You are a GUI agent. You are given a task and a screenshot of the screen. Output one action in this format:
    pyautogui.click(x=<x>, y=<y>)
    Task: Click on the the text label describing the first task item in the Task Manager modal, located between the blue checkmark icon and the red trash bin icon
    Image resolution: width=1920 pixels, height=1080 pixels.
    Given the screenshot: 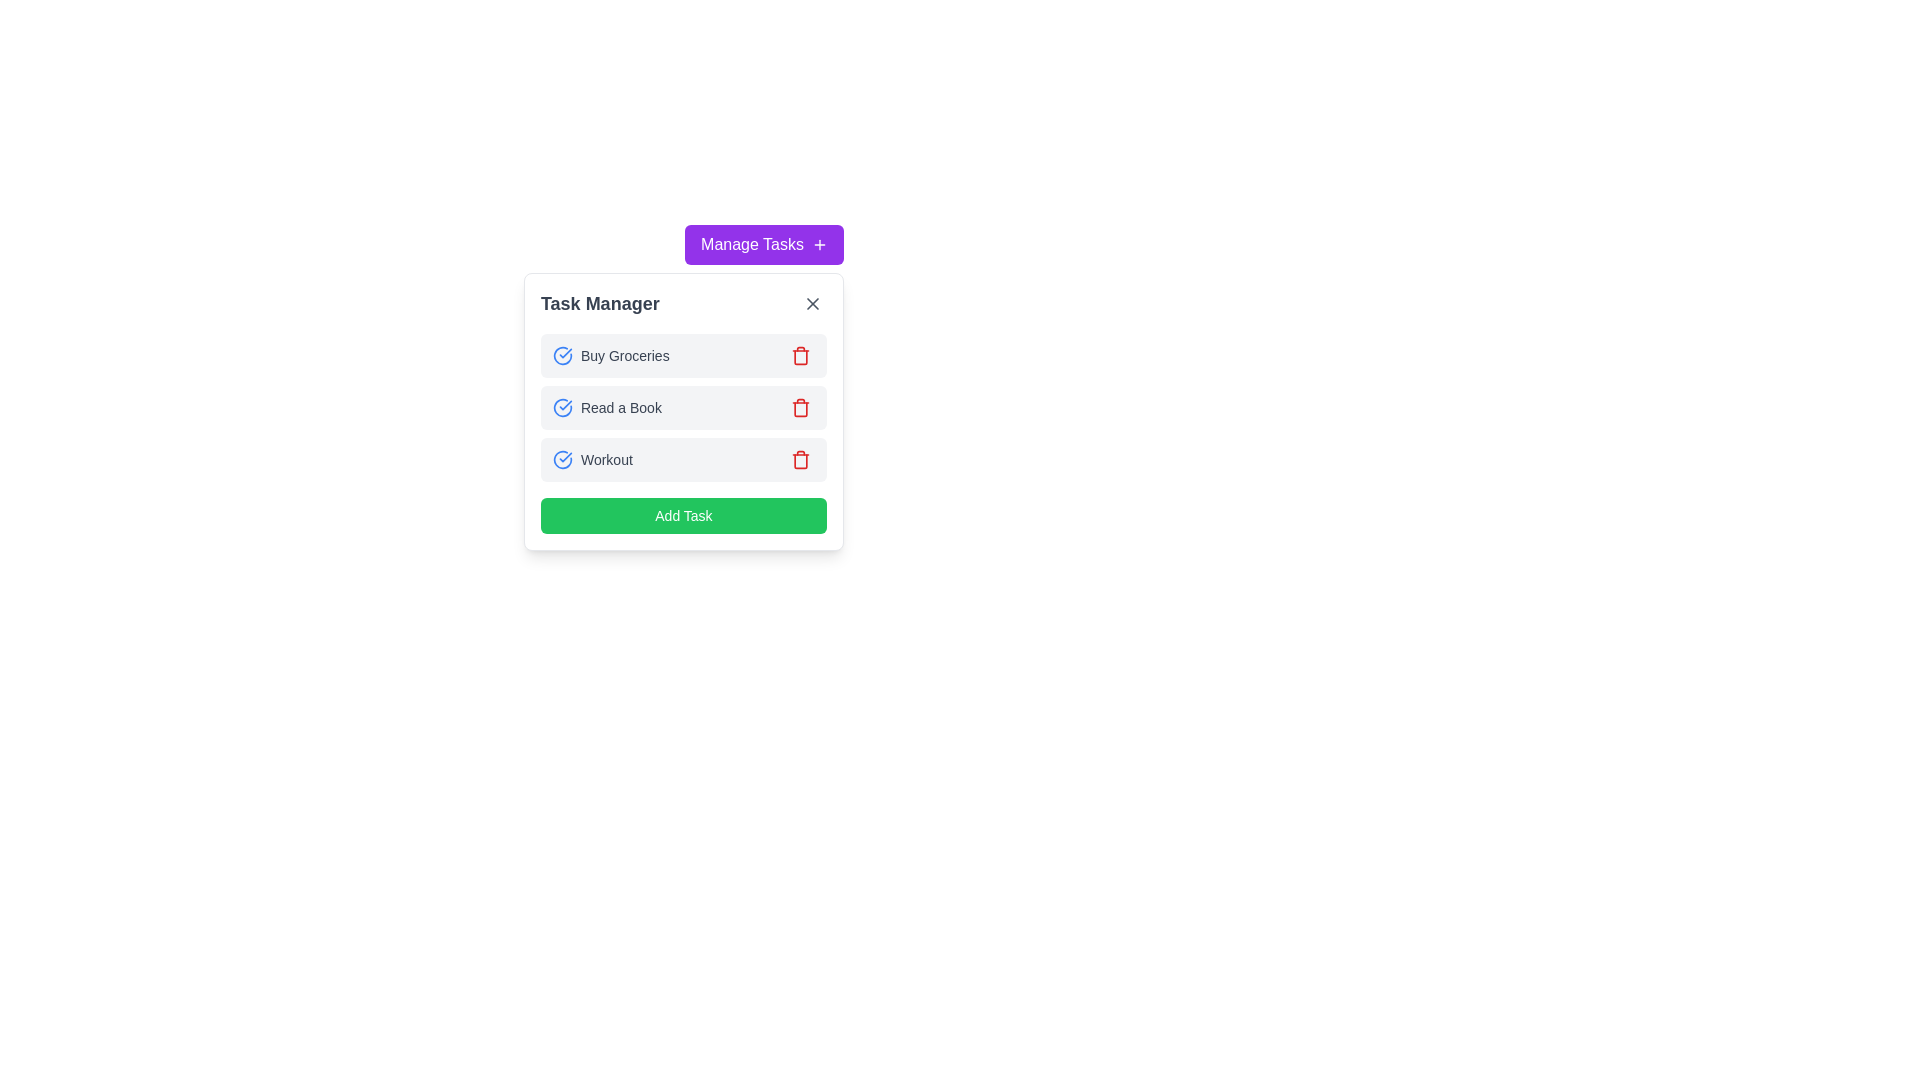 What is the action you would take?
    pyautogui.click(x=624, y=354)
    